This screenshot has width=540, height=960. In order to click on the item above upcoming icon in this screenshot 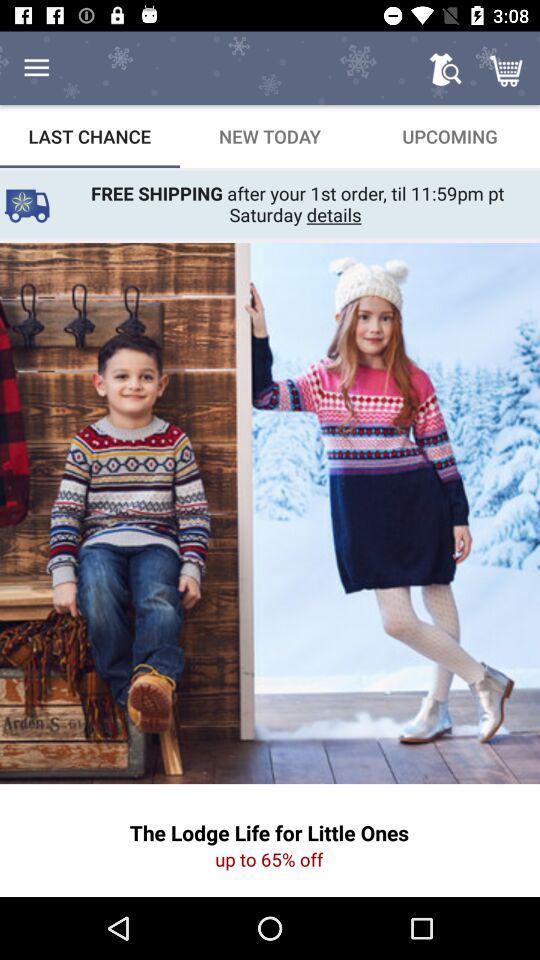, I will do `click(508, 68)`.